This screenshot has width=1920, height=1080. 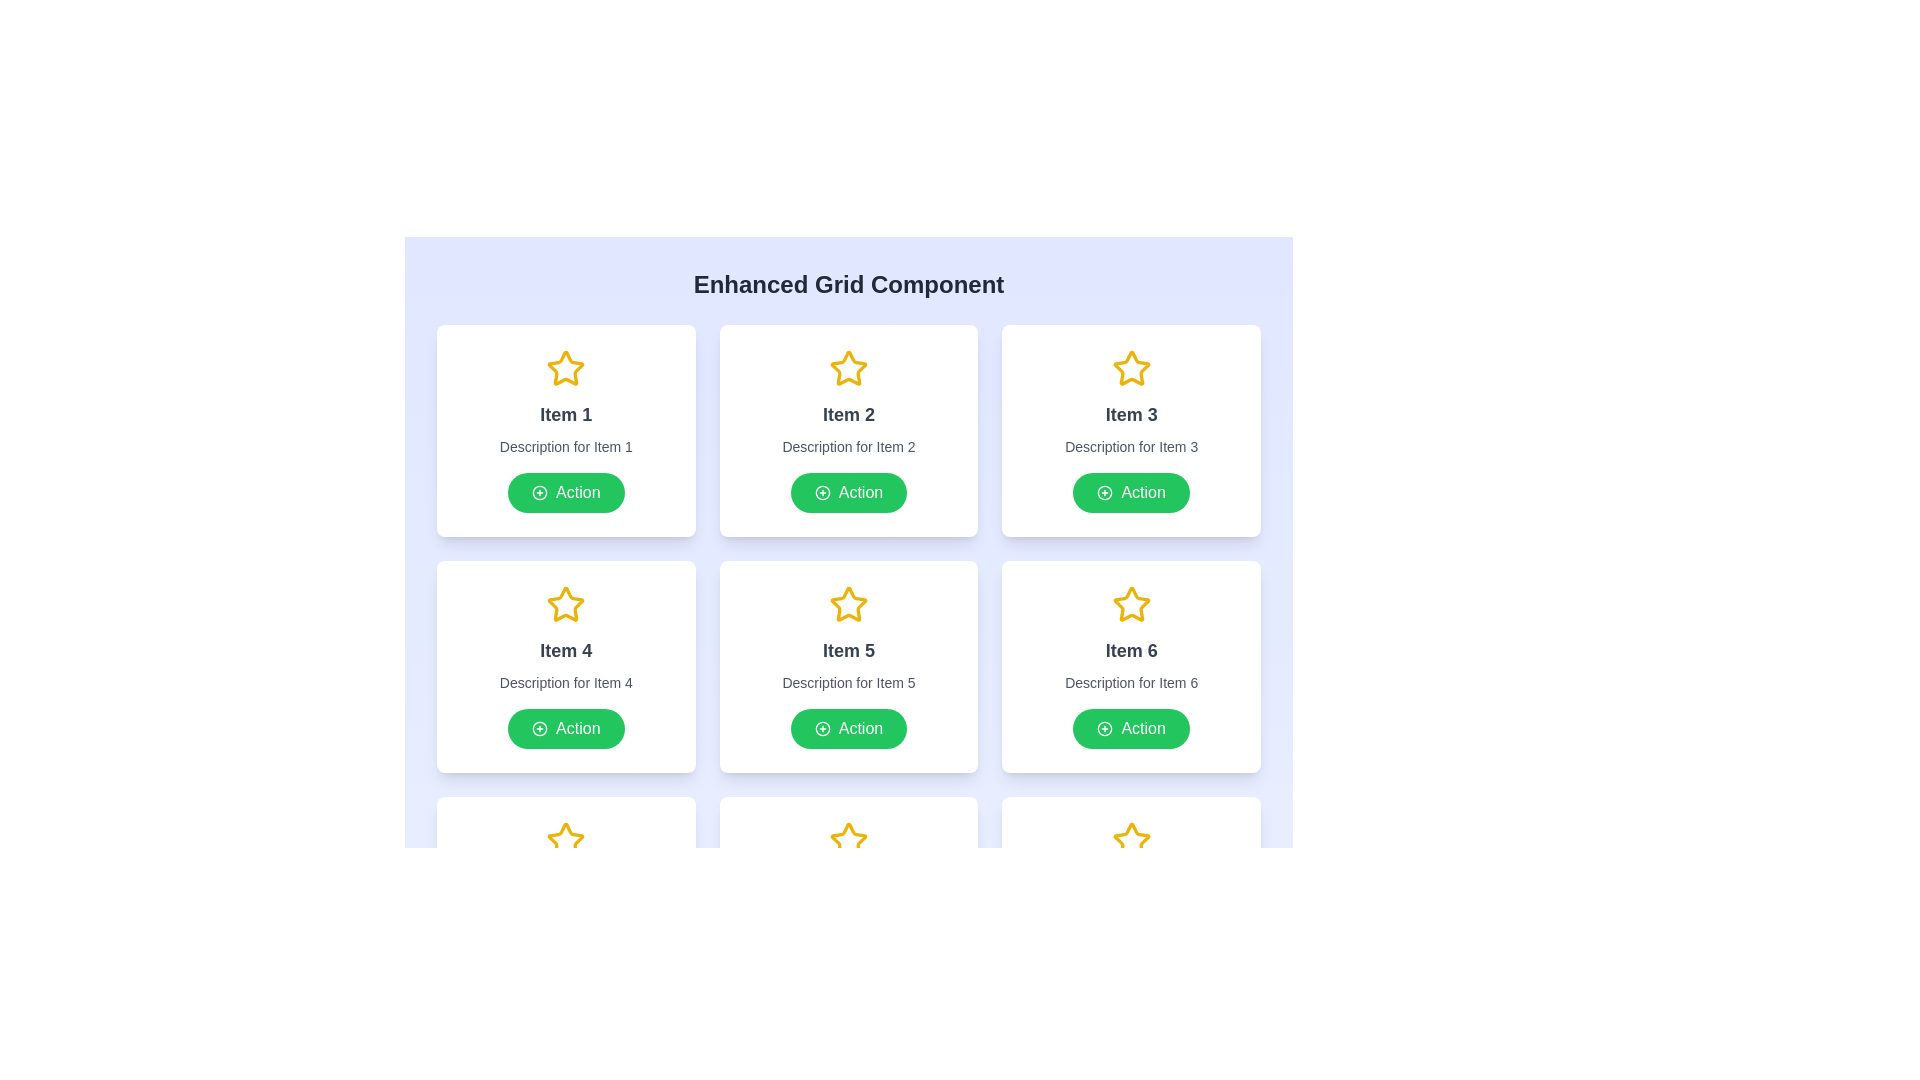 I want to click on the star-like icon with a hollow center, styled in bright yellow, located within the card titled 'Item 1', positioned above the textual description and the green 'Action' button, so click(x=565, y=368).